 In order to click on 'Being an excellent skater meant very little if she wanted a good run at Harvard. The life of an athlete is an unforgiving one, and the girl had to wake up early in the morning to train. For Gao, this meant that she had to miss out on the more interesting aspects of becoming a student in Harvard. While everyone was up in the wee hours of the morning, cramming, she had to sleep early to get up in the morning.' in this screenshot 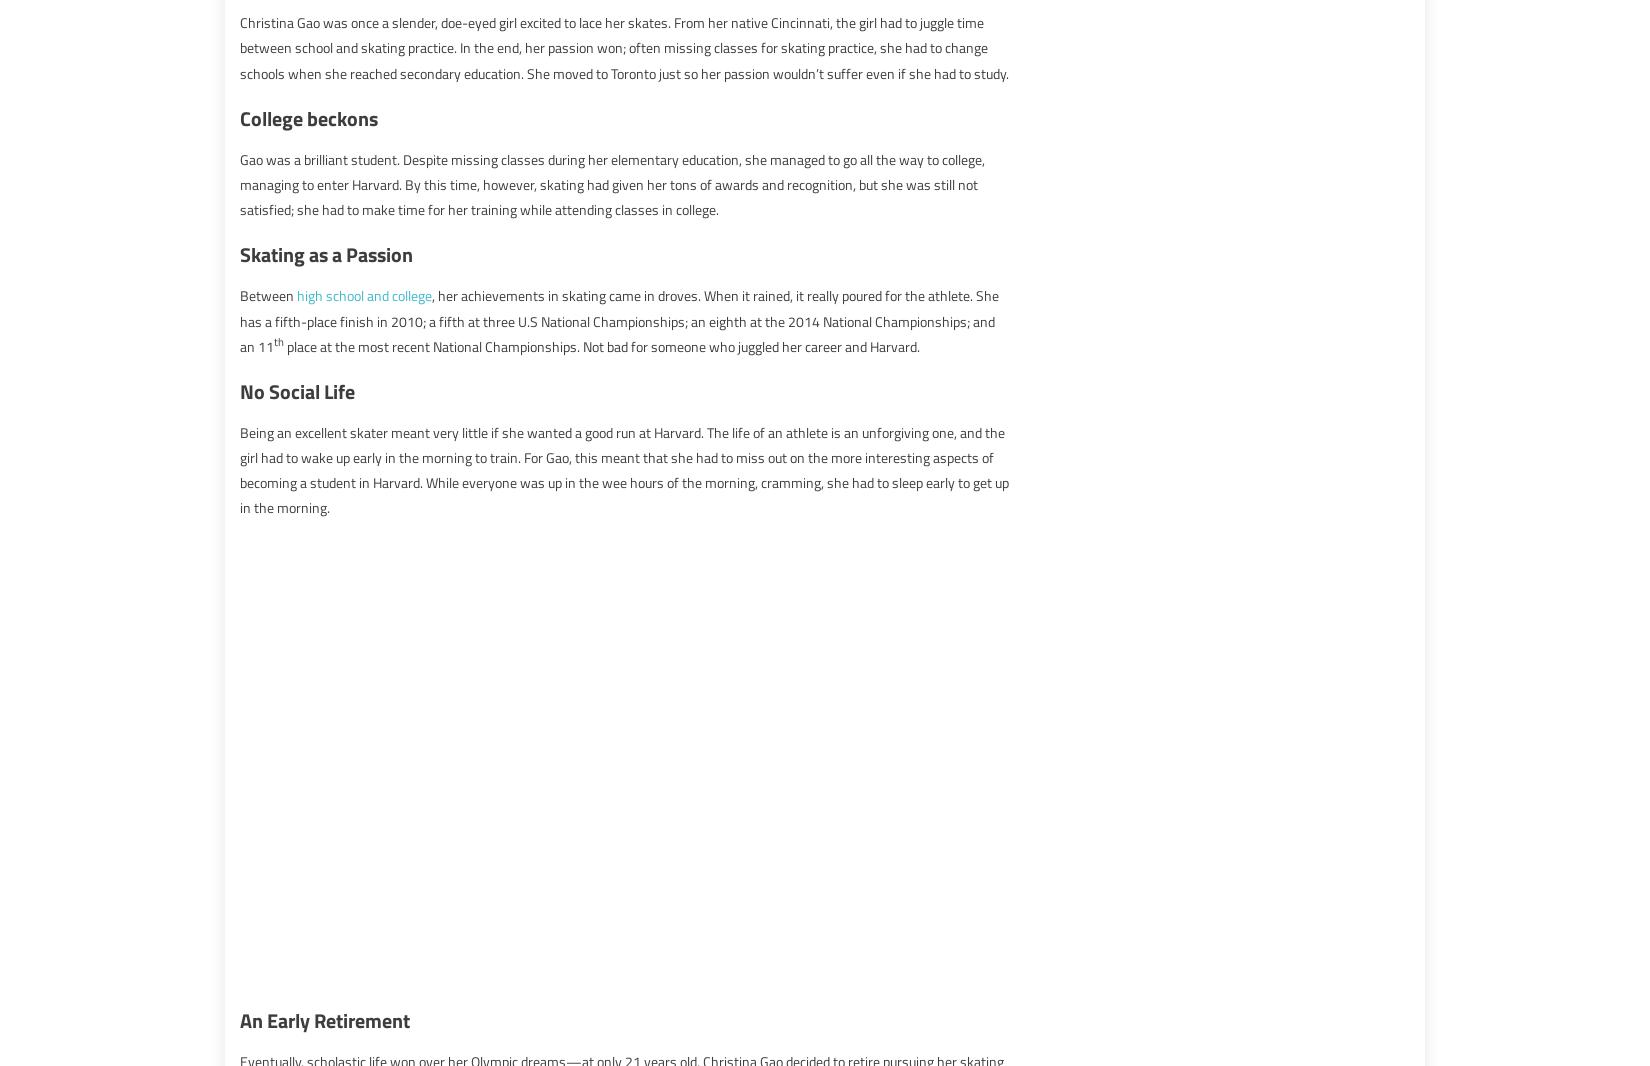, I will do `click(240, 469)`.